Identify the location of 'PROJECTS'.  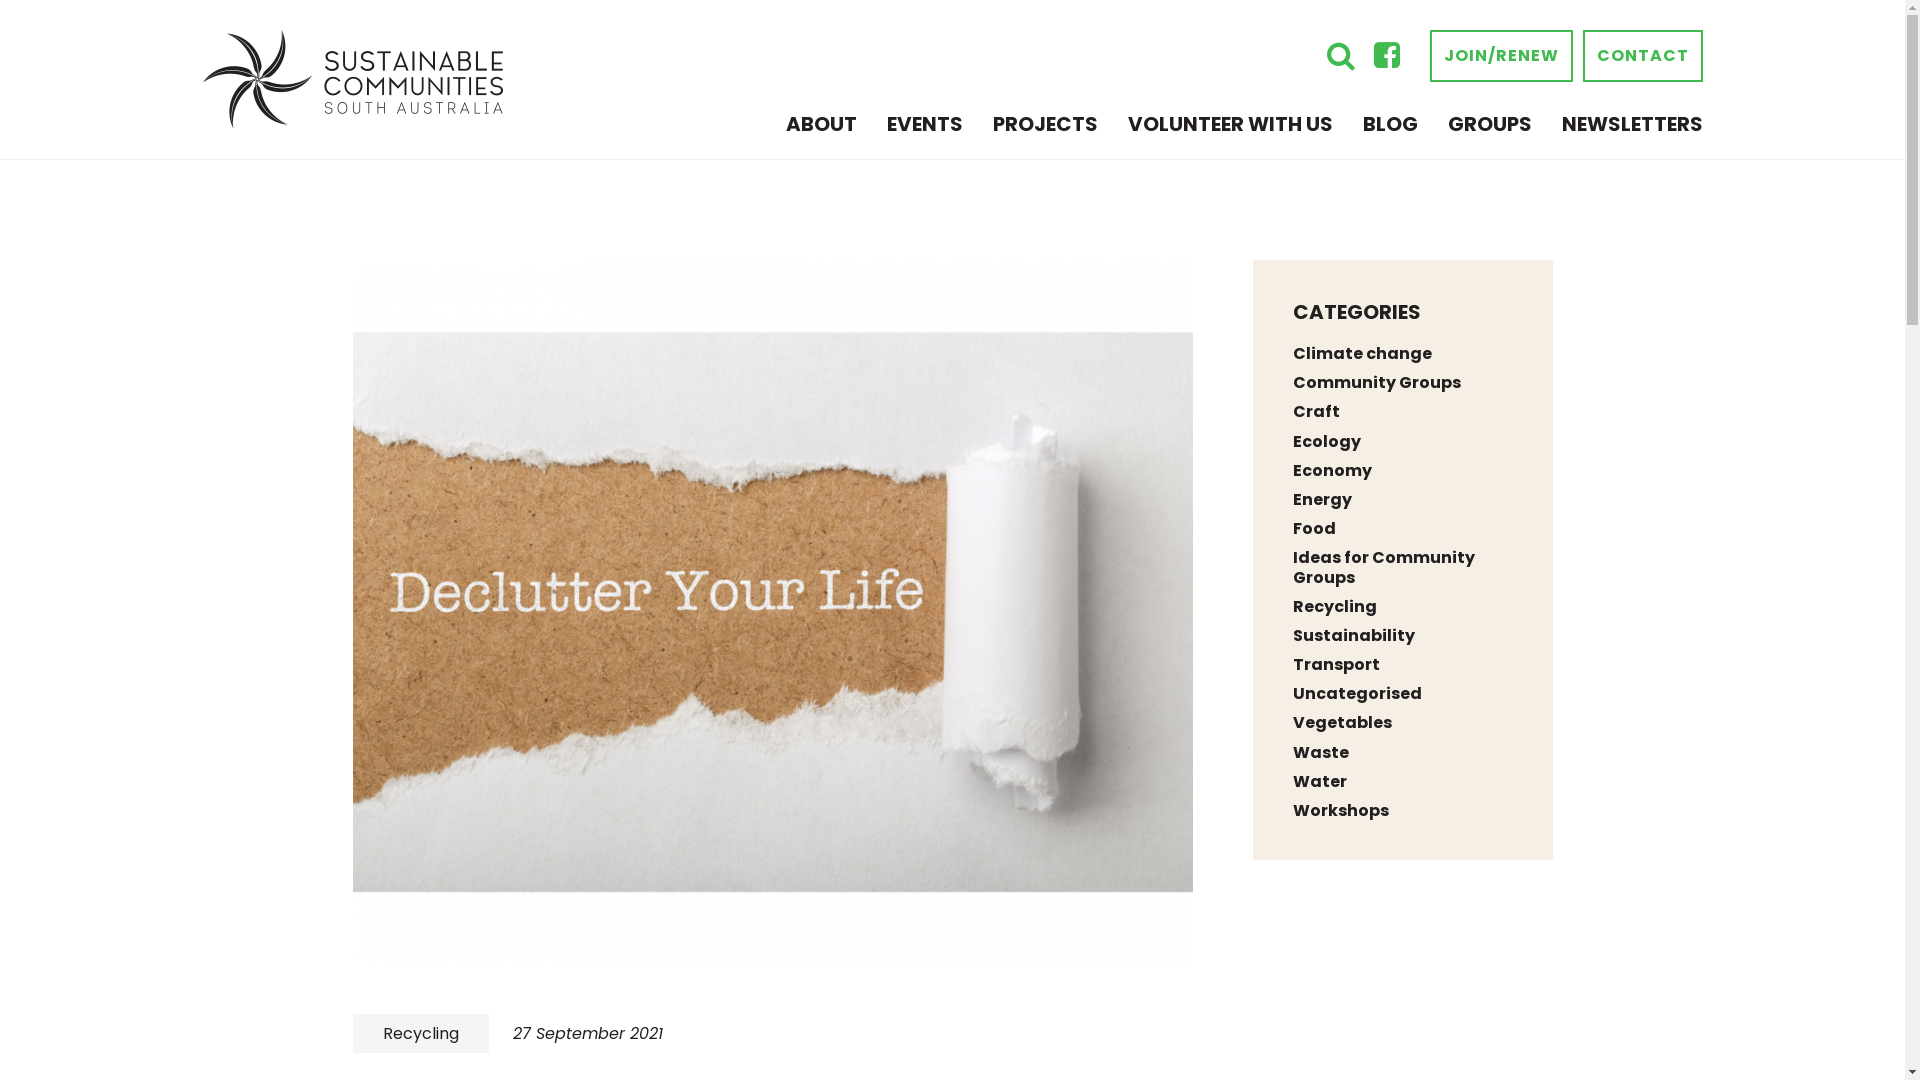
(1043, 123).